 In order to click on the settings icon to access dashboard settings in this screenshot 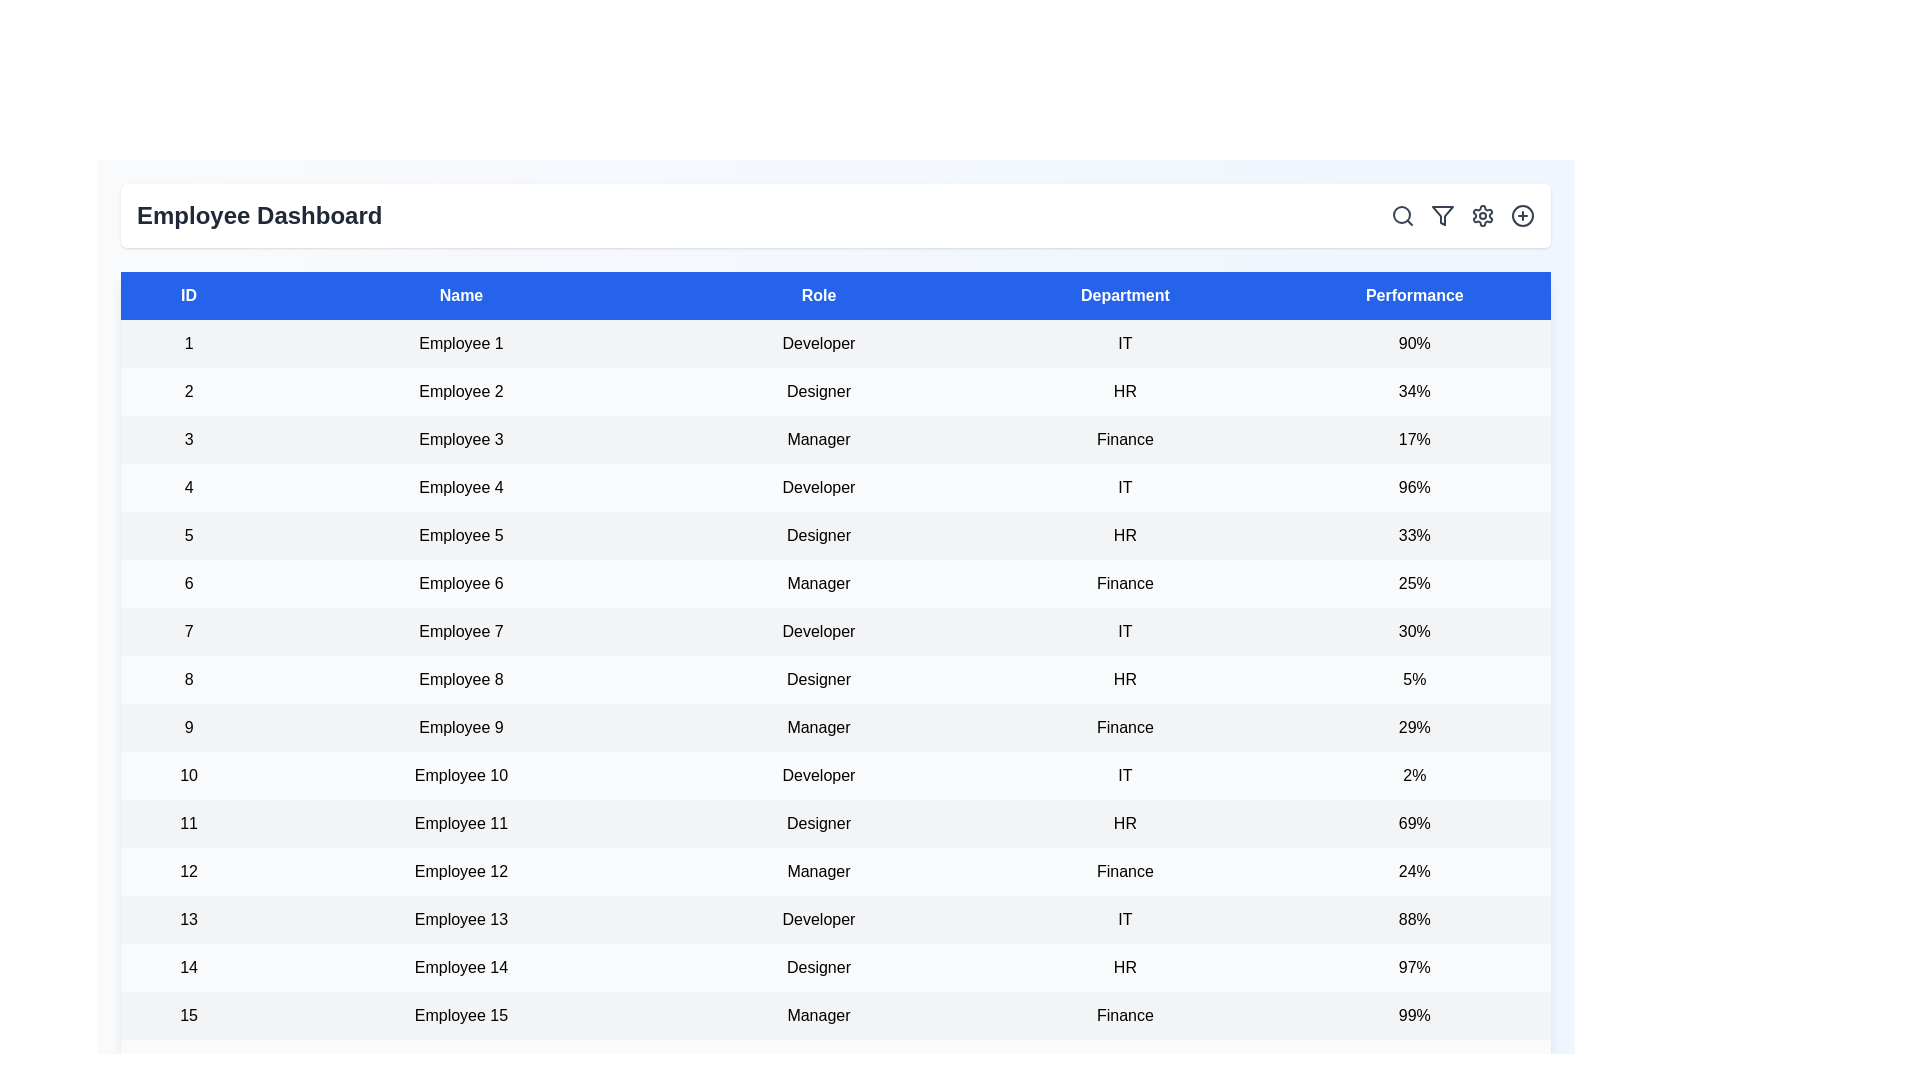, I will do `click(1483, 216)`.